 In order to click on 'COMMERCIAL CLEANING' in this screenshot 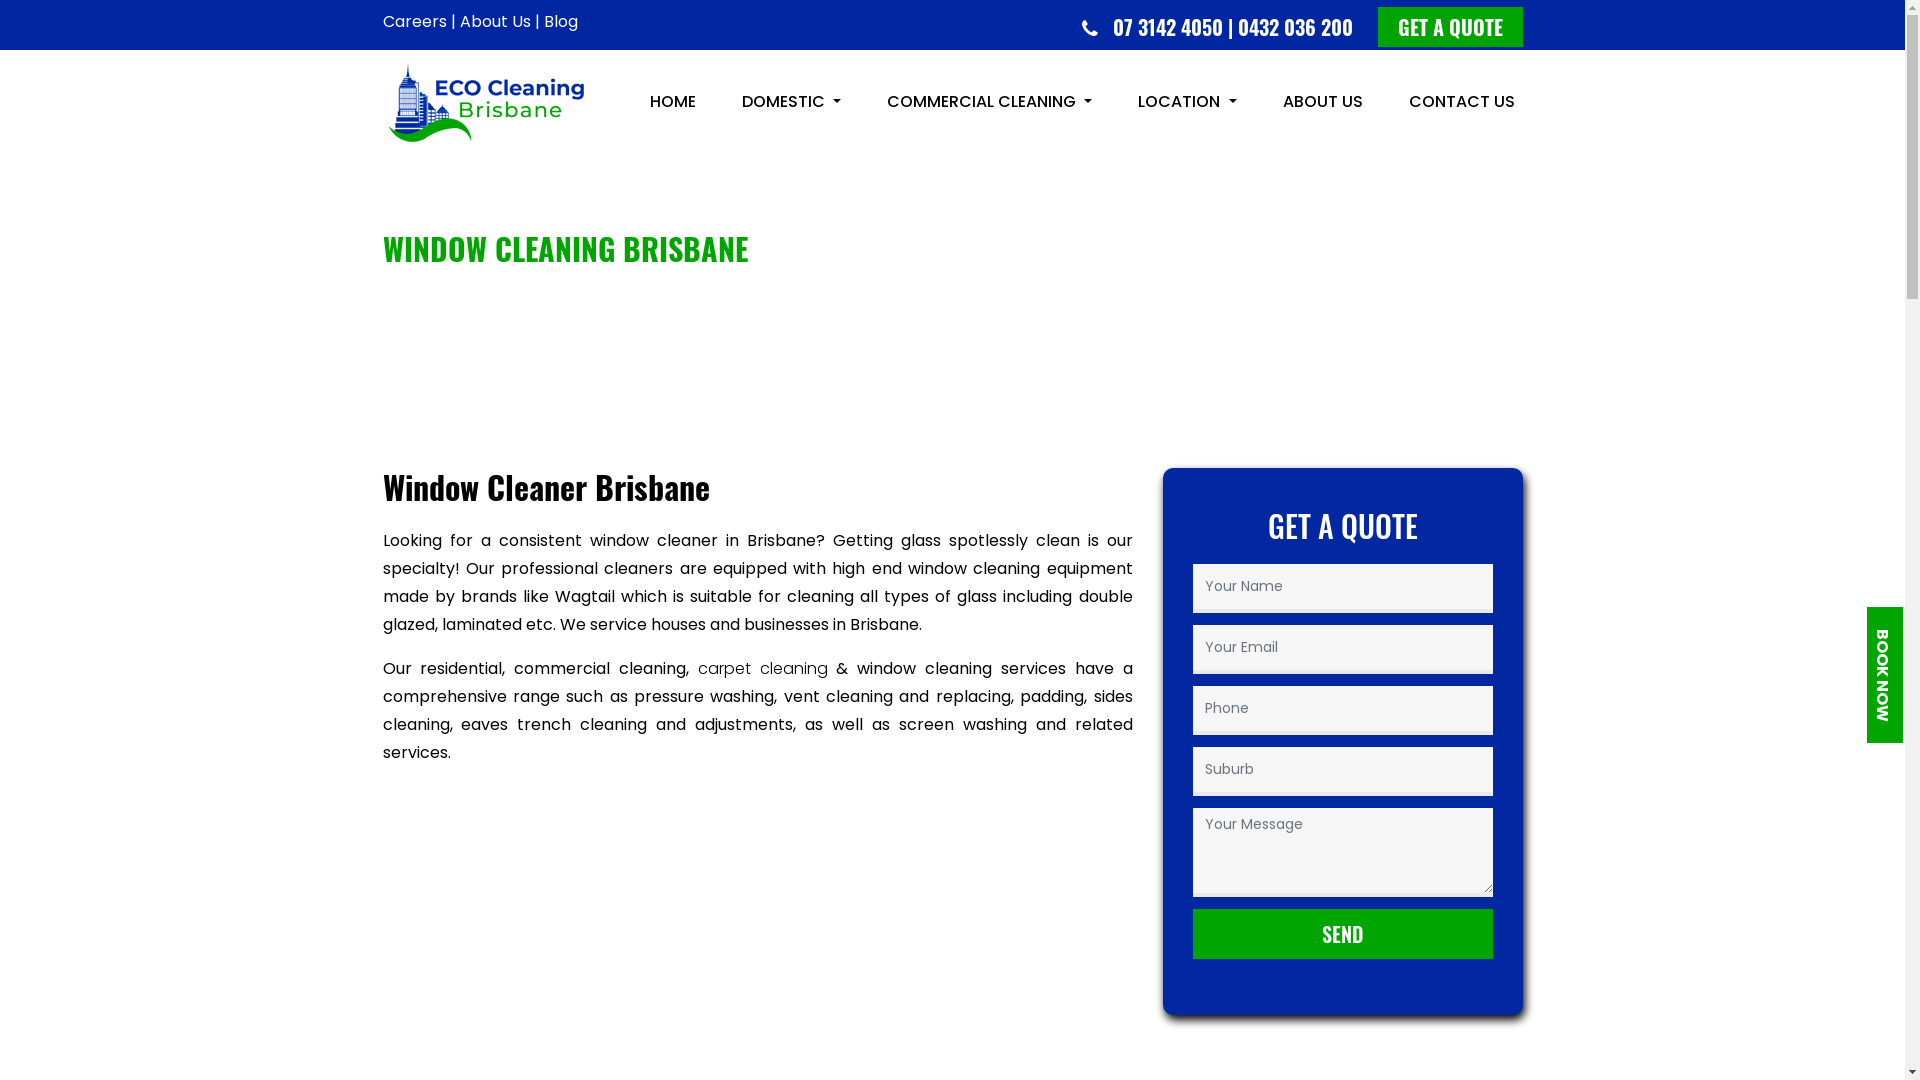, I will do `click(989, 101)`.